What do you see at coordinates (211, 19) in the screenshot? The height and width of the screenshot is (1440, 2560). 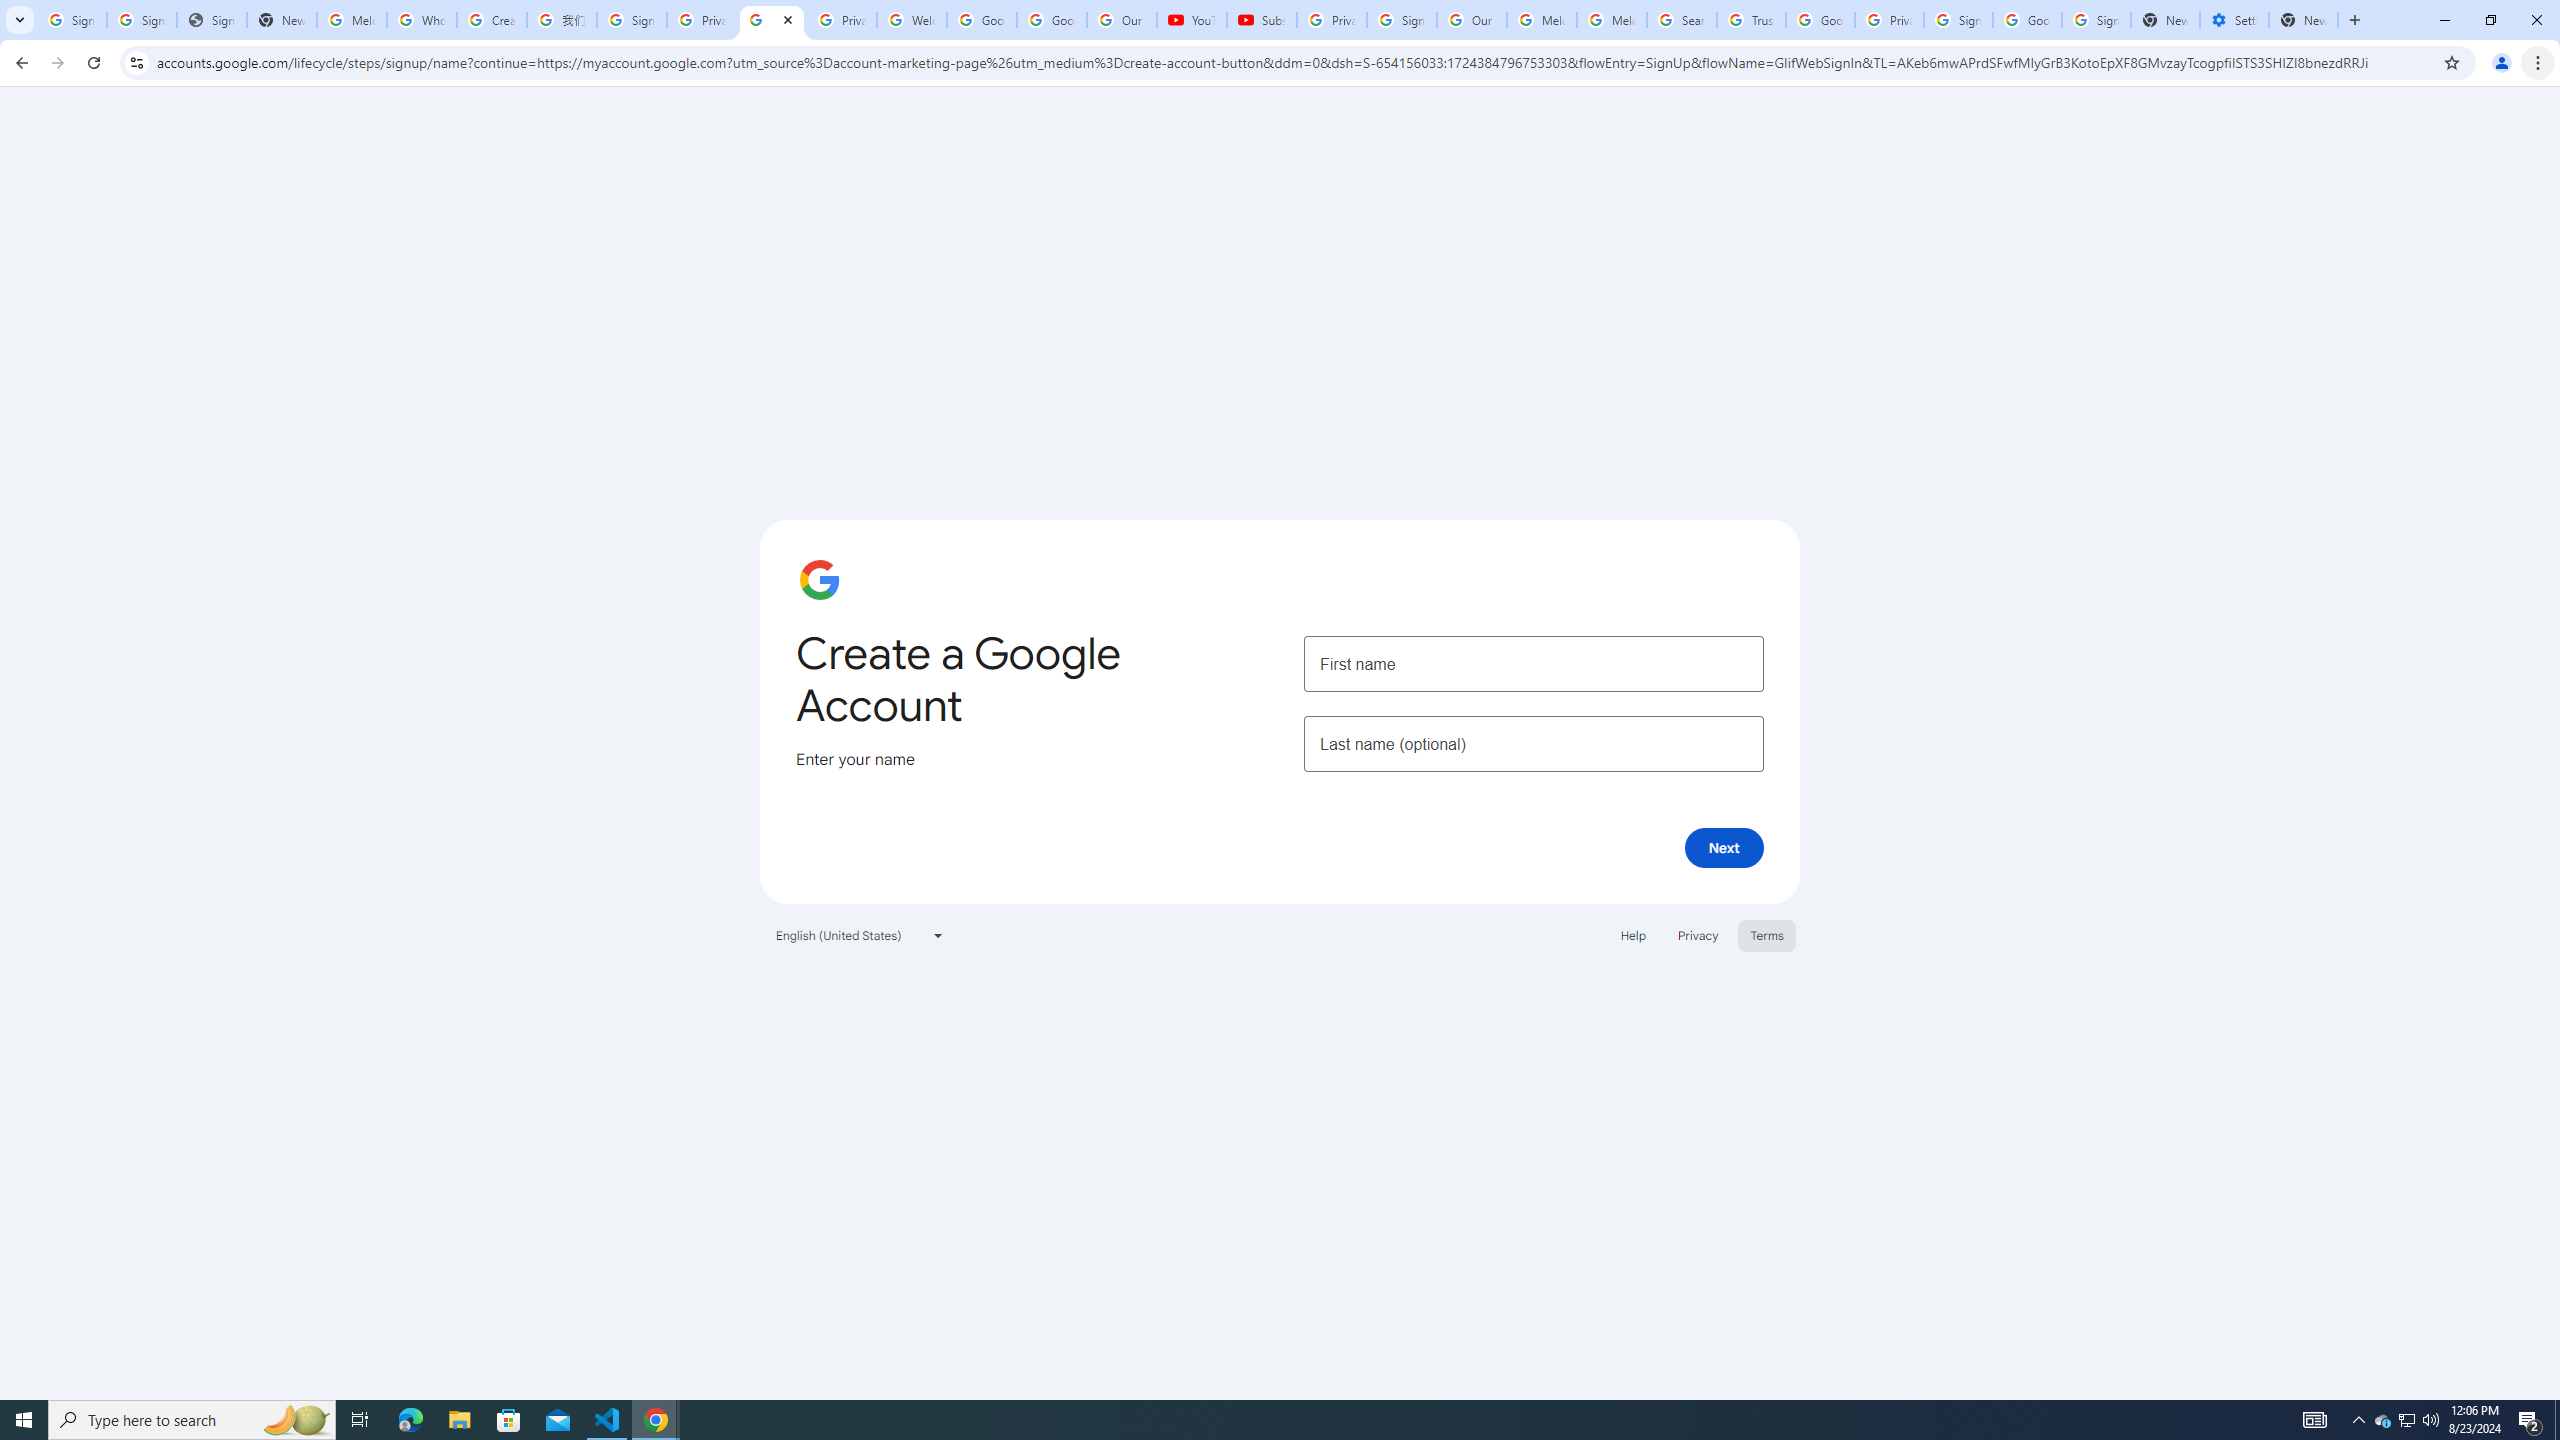 I see `'Sign In - USA TODAY'` at bounding box center [211, 19].